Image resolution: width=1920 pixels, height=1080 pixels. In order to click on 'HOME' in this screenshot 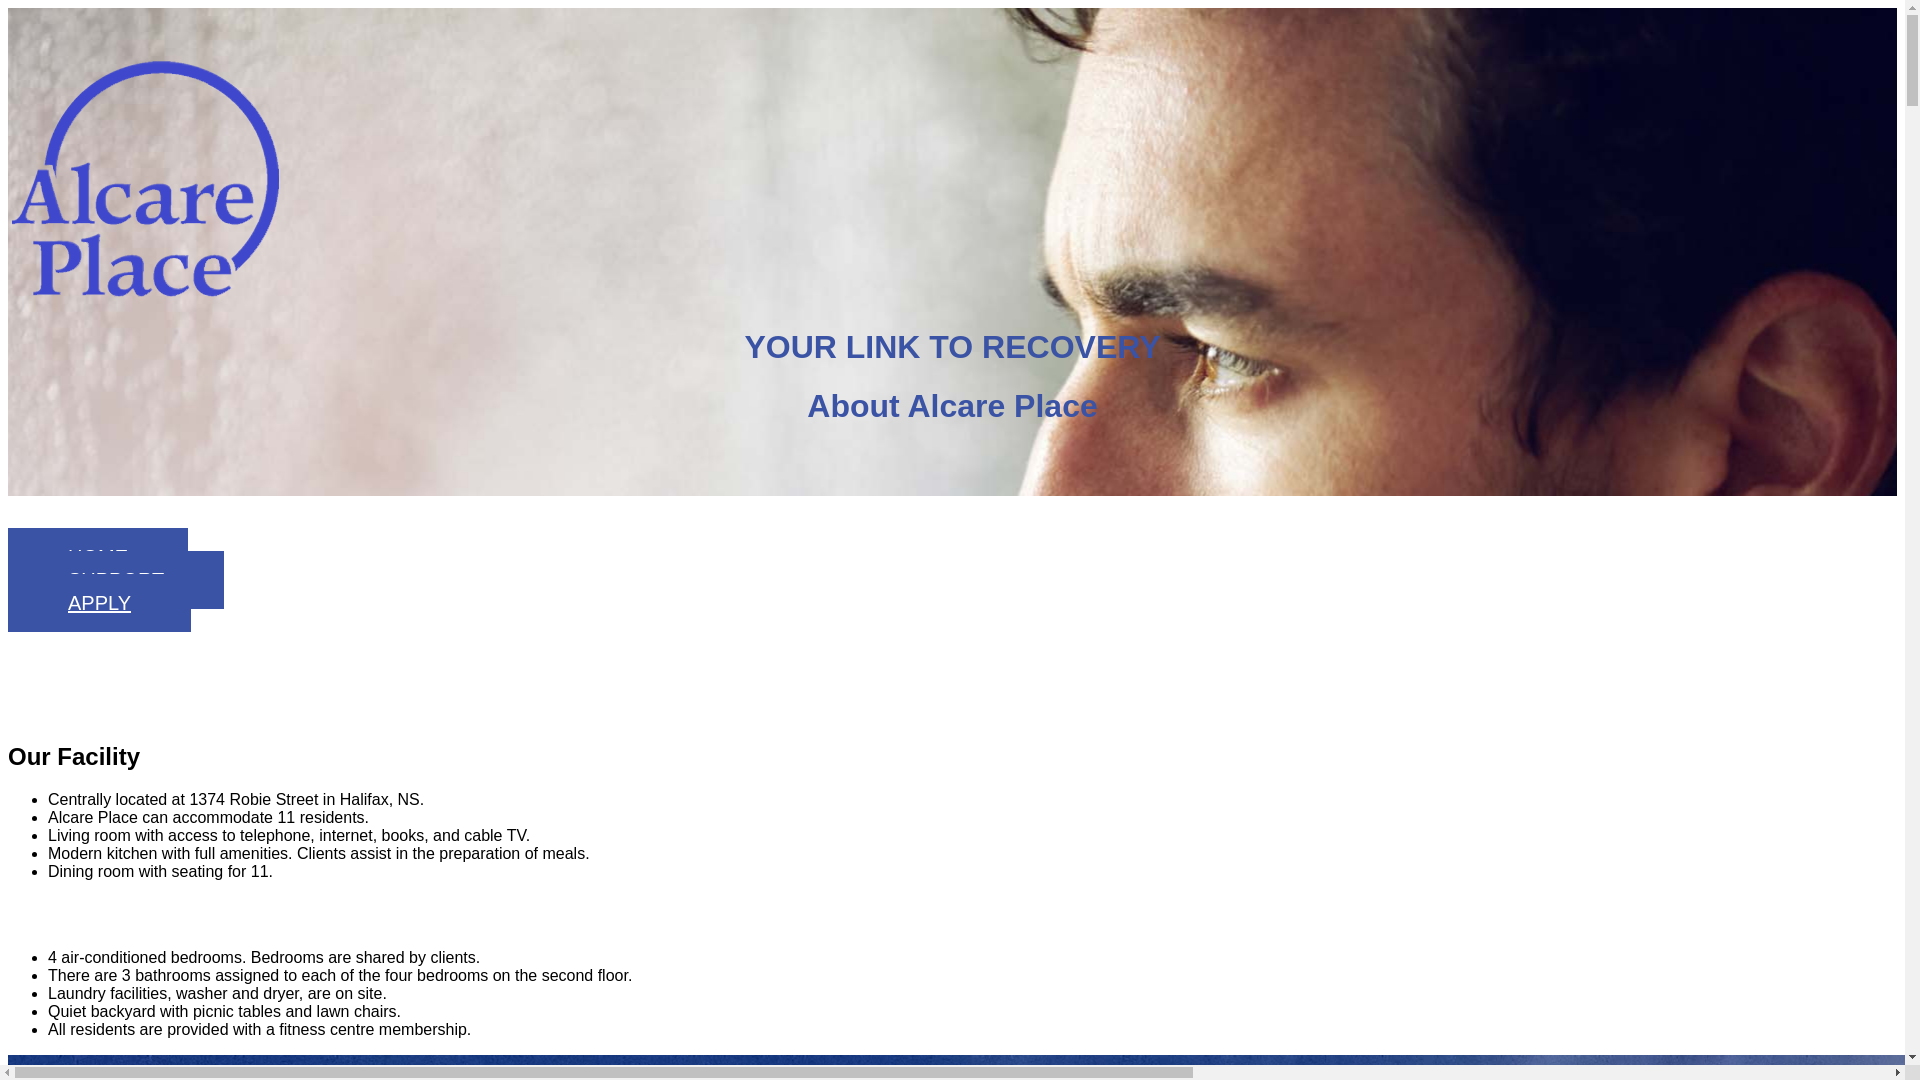, I will do `click(96, 556)`.